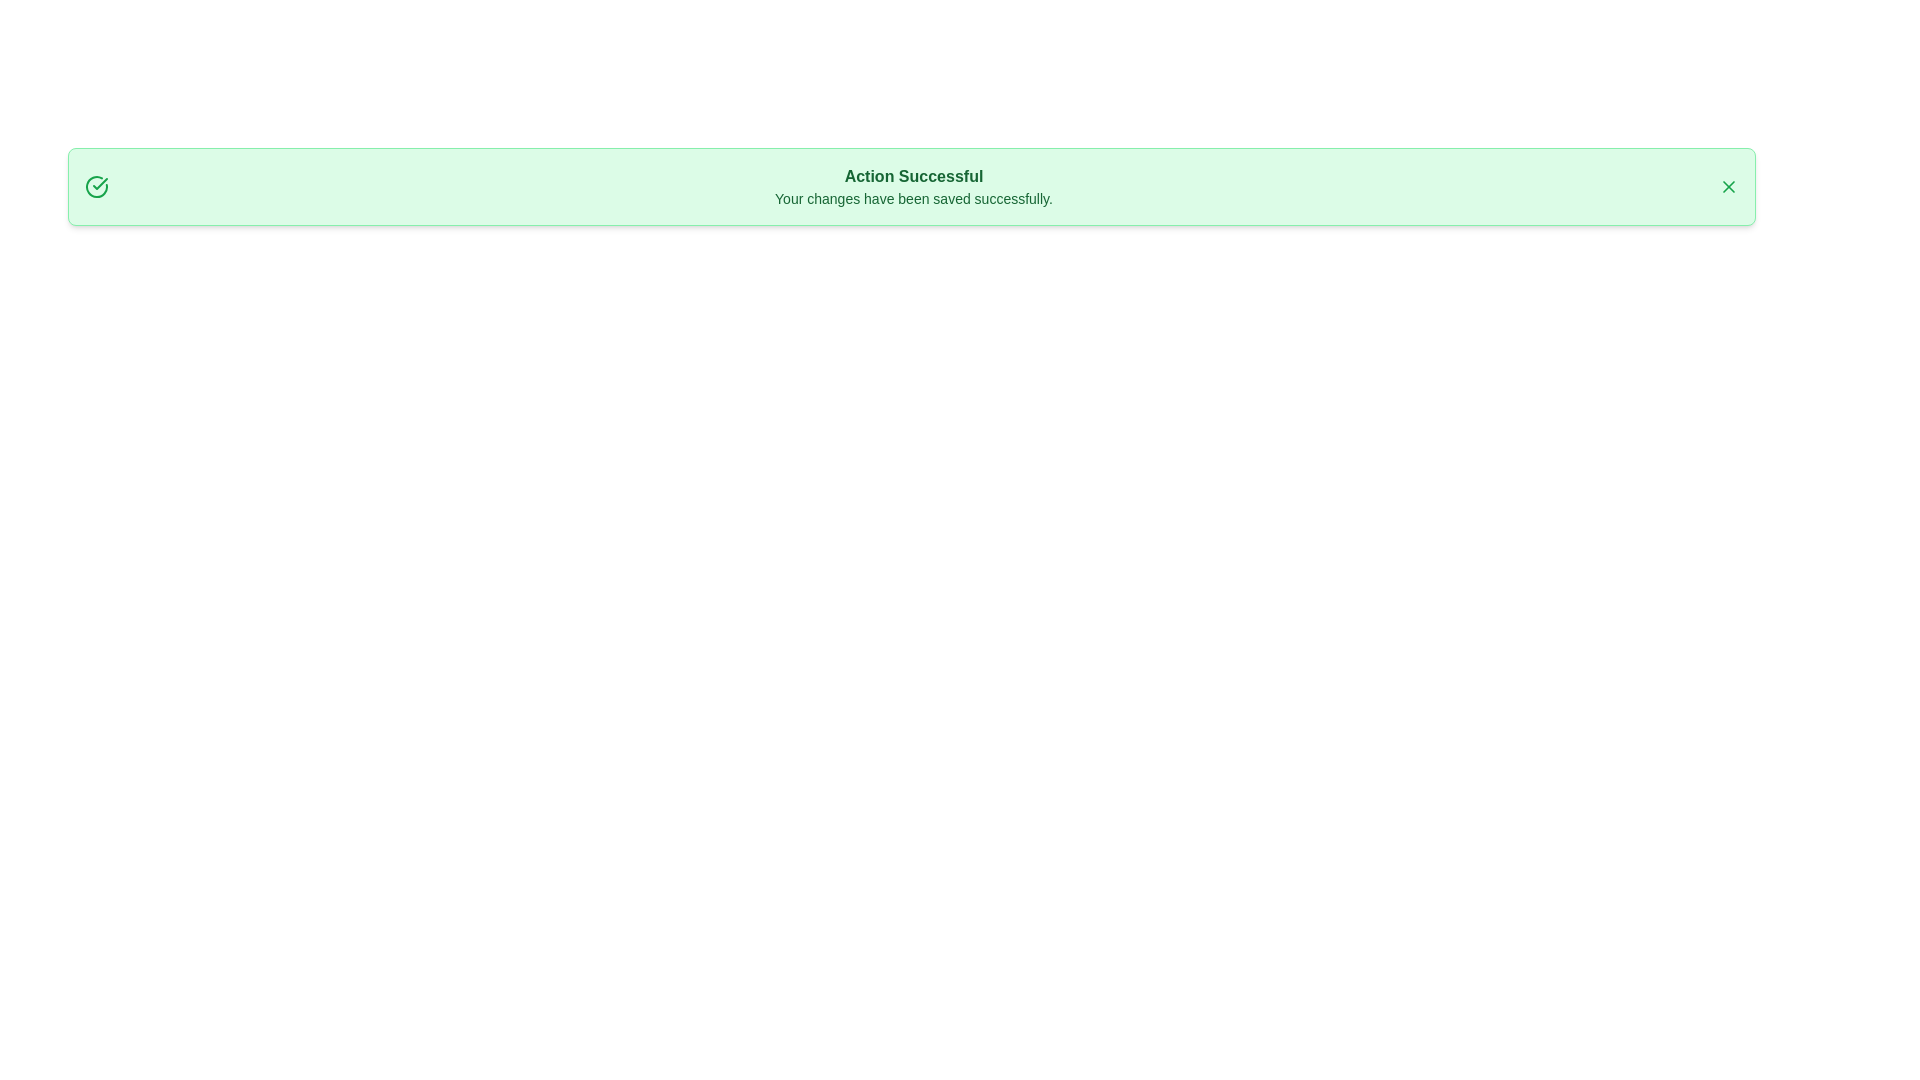 The image size is (1920, 1080). I want to click on close button to dismiss the alert, so click(1727, 186).